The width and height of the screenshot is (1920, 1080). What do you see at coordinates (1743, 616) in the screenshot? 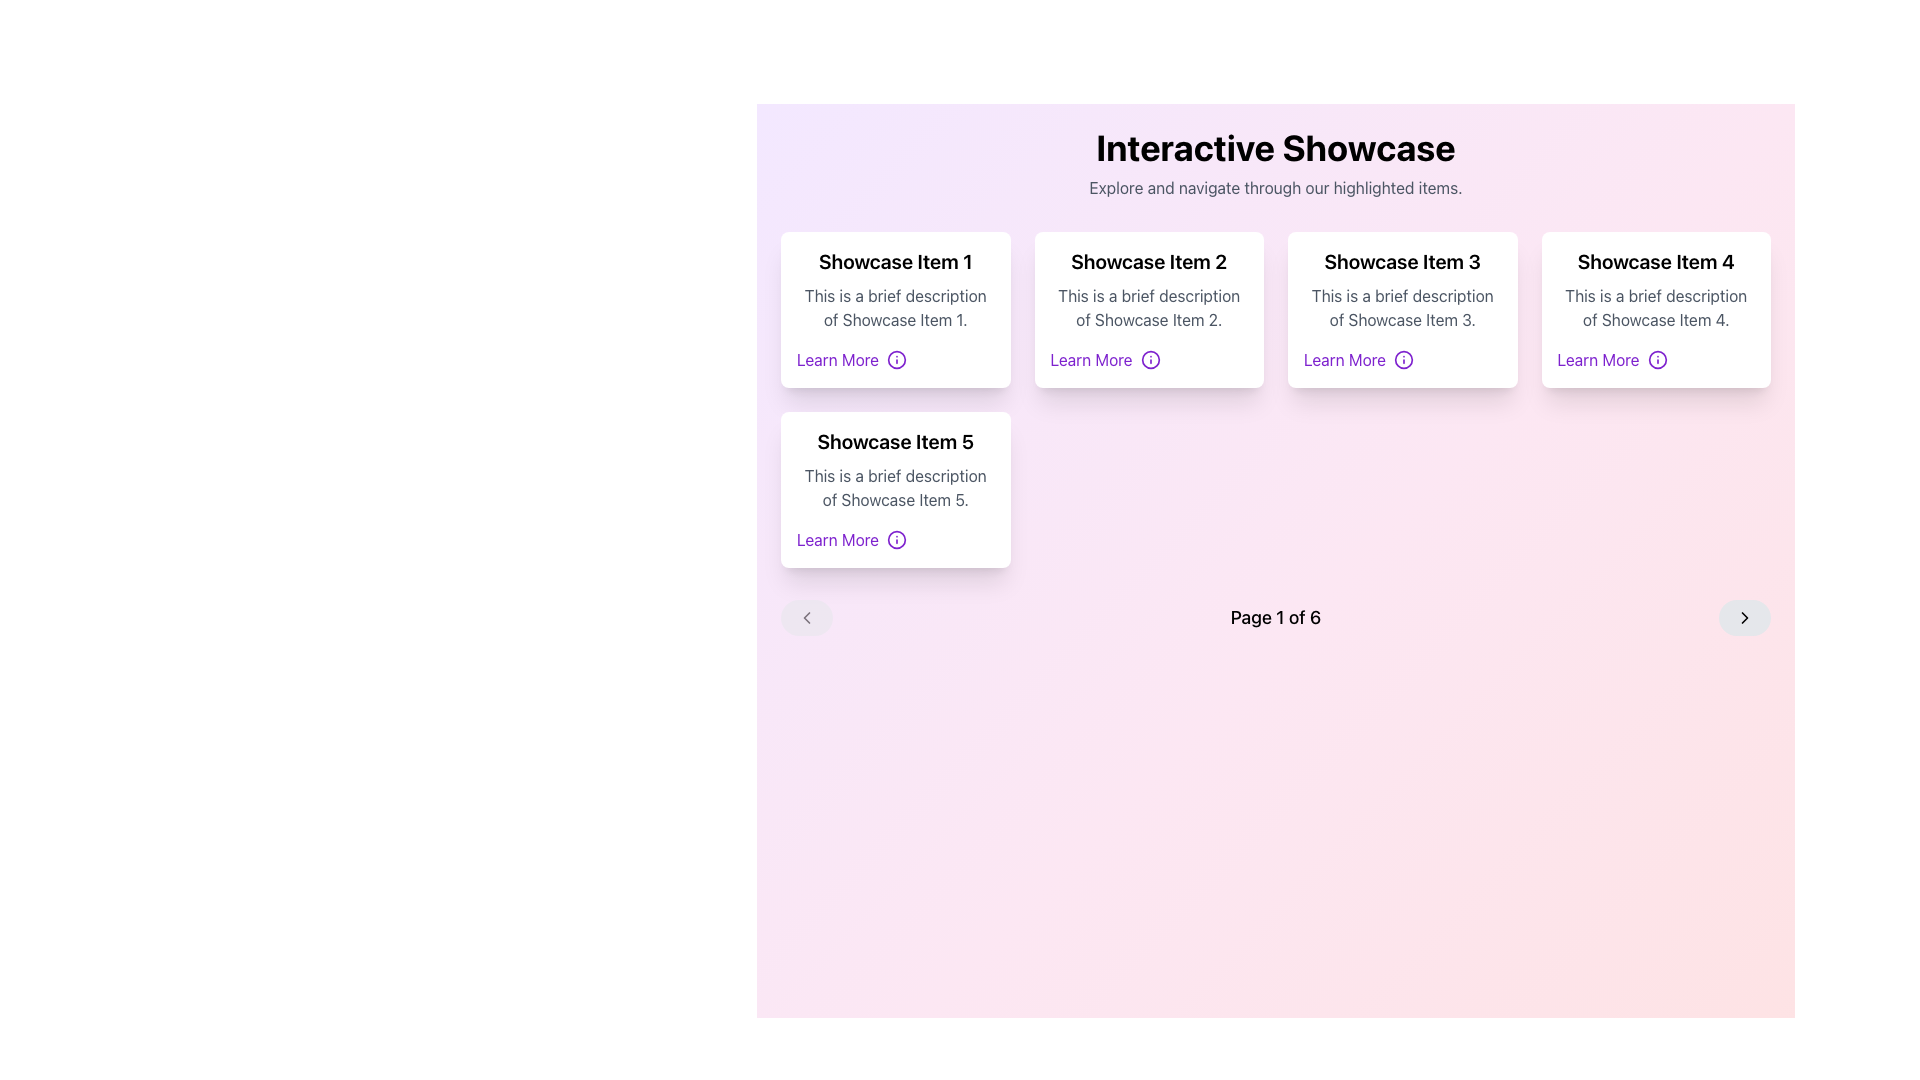
I see `the rightmost button in the pagination area` at bounding box center [1743, 616].